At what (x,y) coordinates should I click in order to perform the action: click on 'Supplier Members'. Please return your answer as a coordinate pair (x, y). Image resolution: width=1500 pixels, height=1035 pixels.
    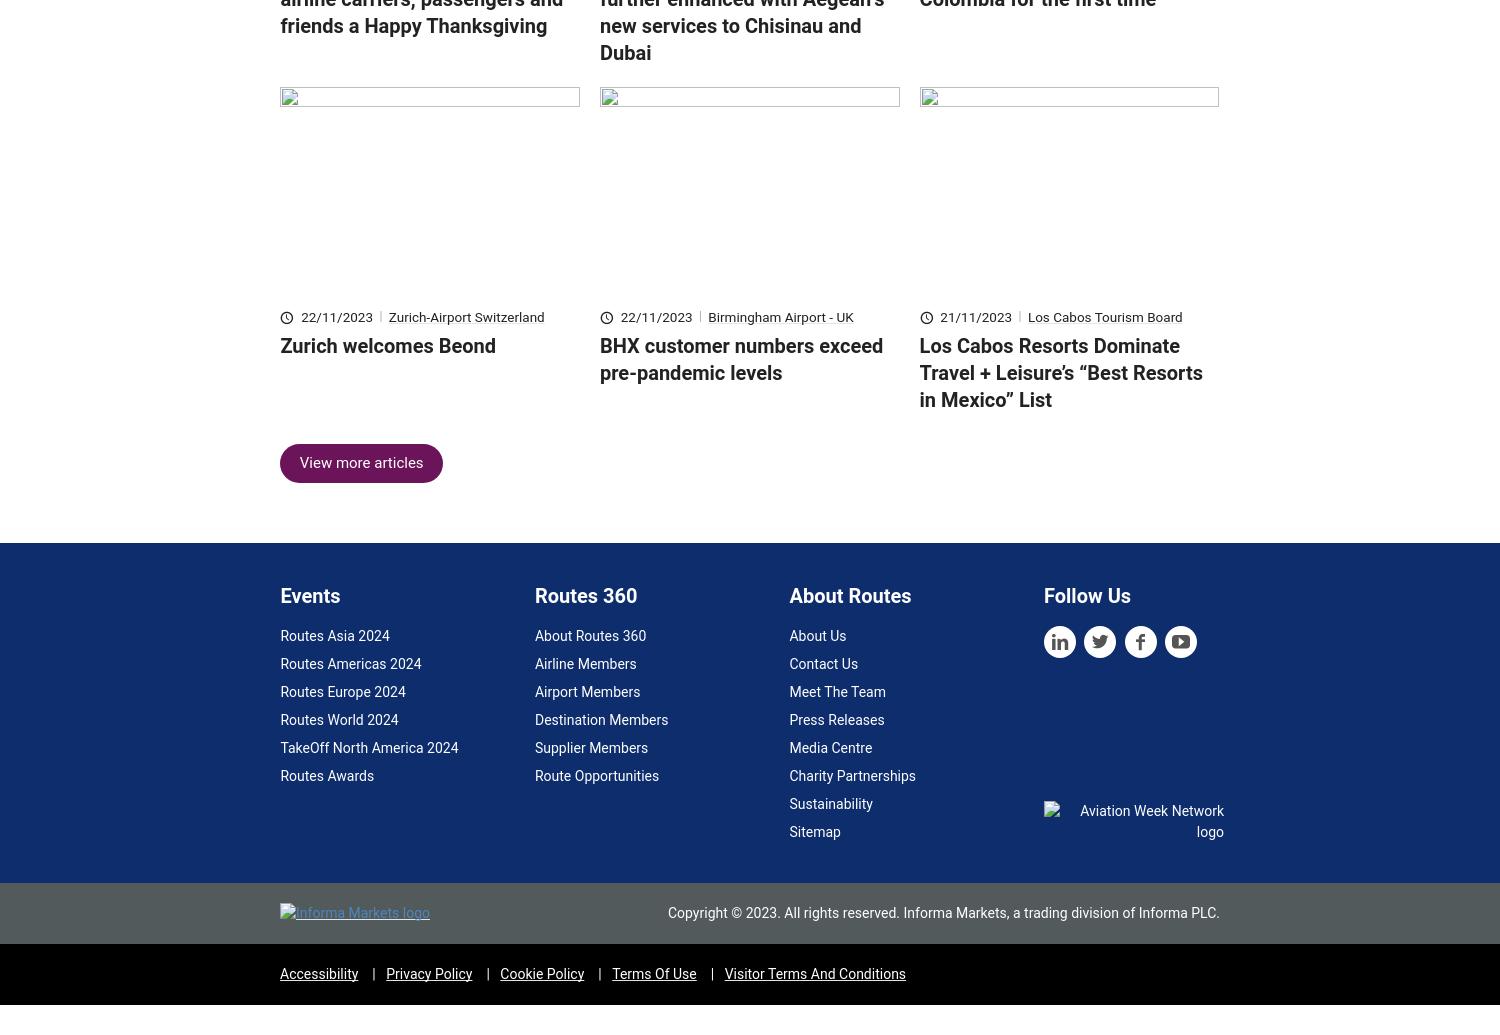
    Looking at the image, I should click on (590, 777).